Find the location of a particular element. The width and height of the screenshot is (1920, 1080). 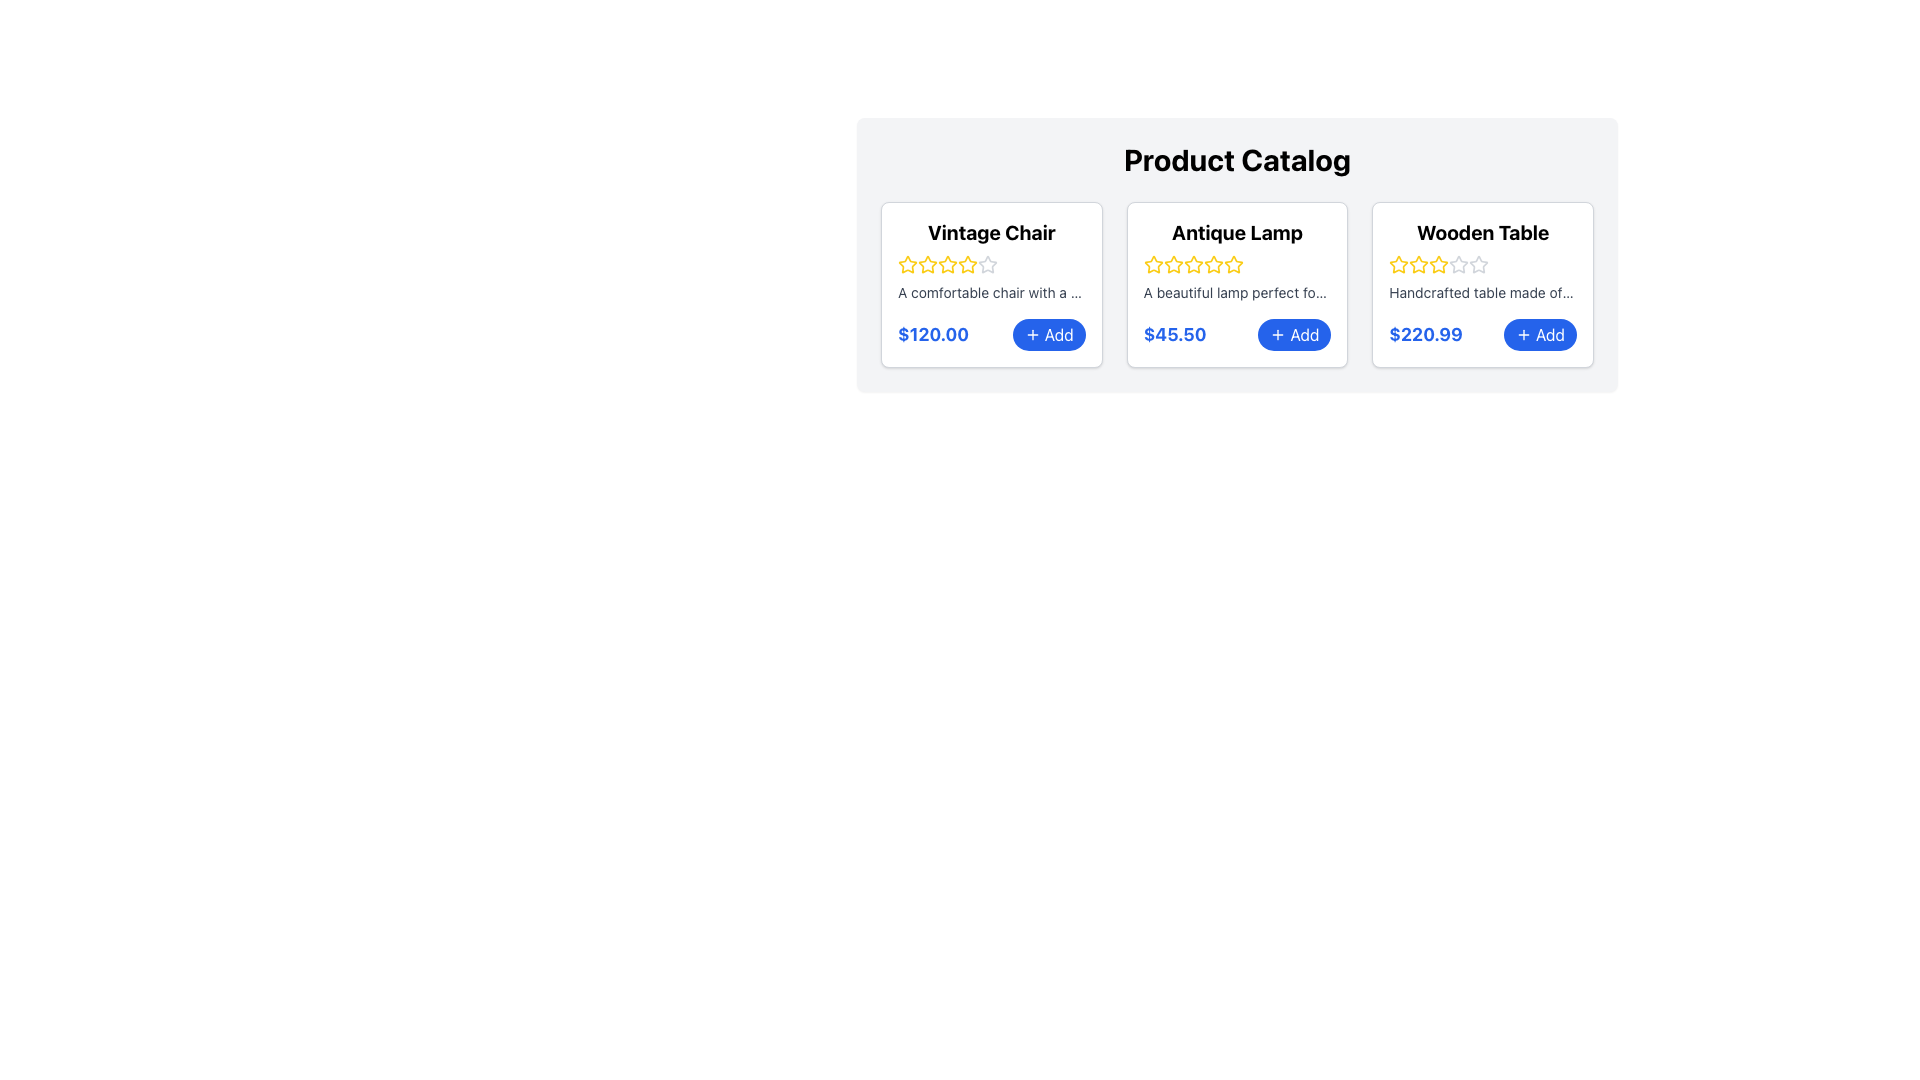

the second star icon is located at coordinates (1173, 264).